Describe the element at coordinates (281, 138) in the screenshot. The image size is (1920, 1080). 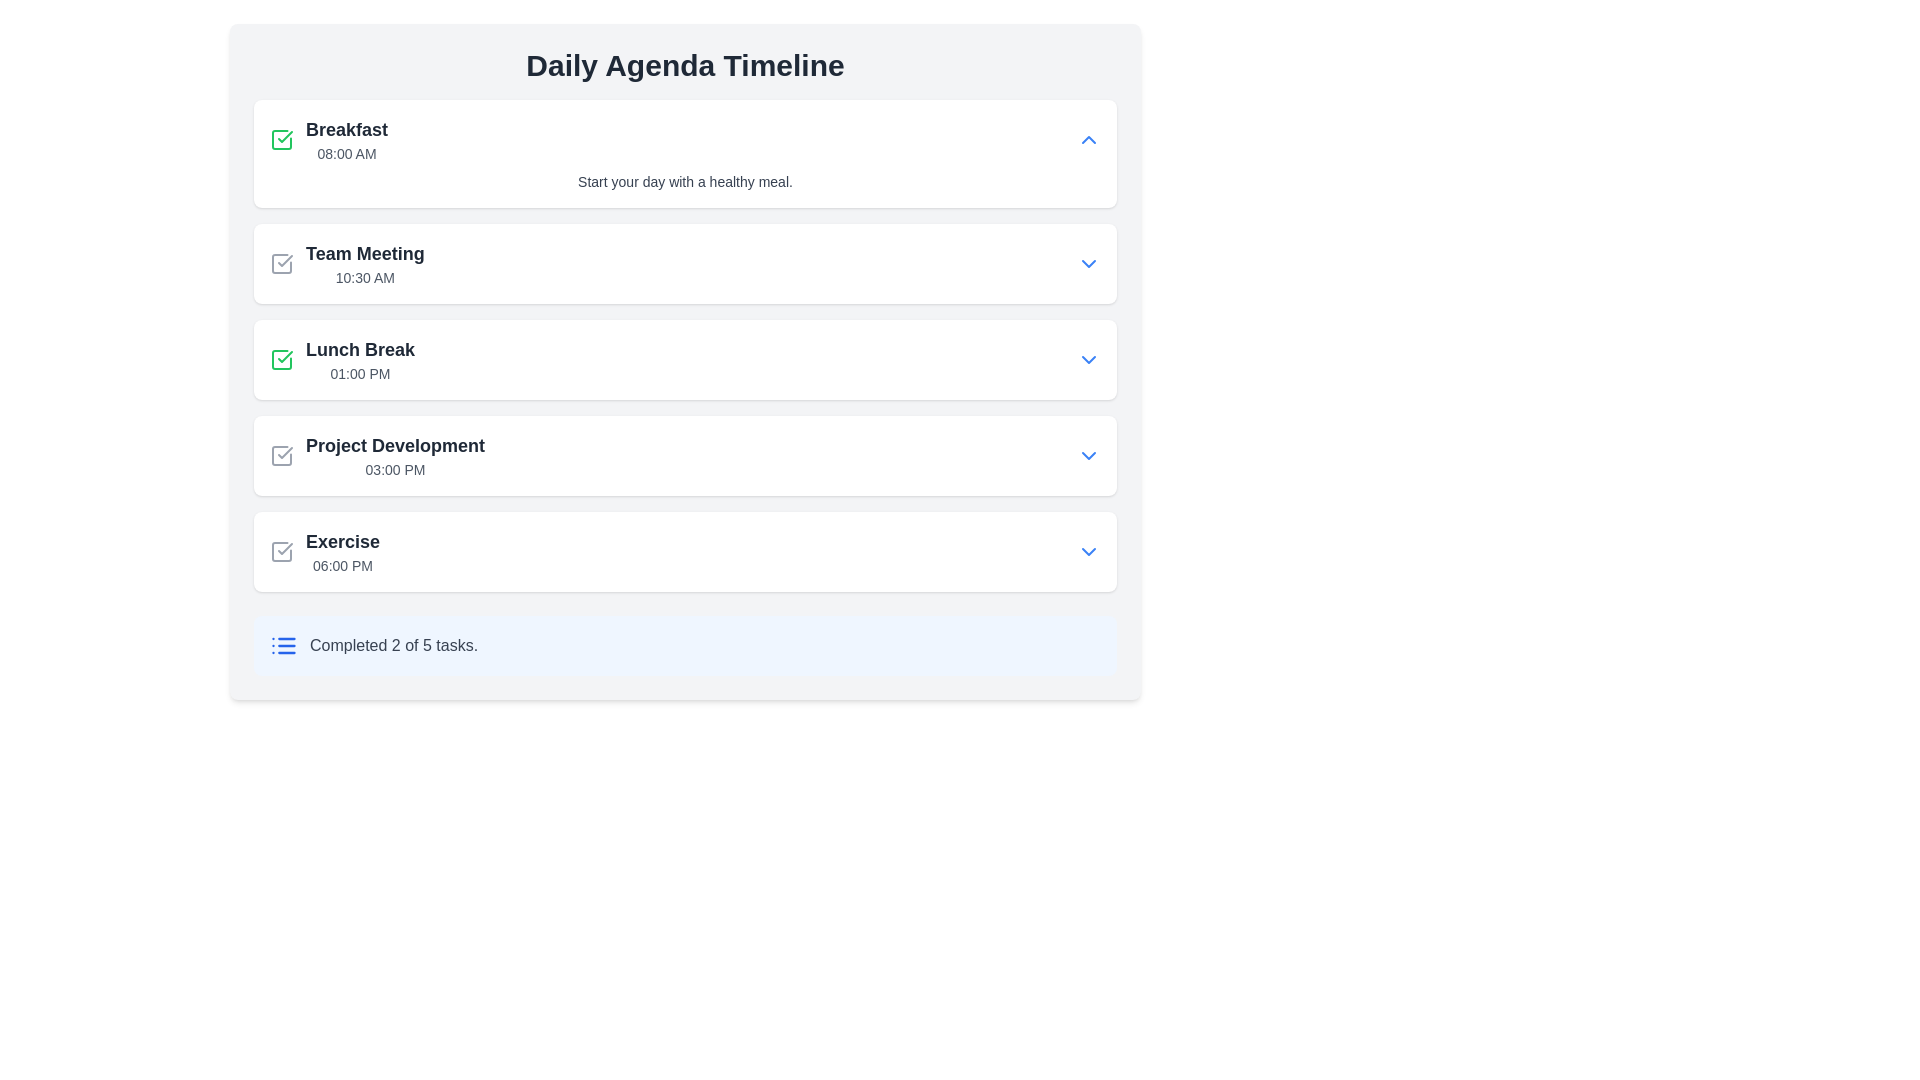
I see `the completion icon located to the left of the 'Breakfast' text in the first list item of the agenda timeline to indicate that the task has been completed` at that location.